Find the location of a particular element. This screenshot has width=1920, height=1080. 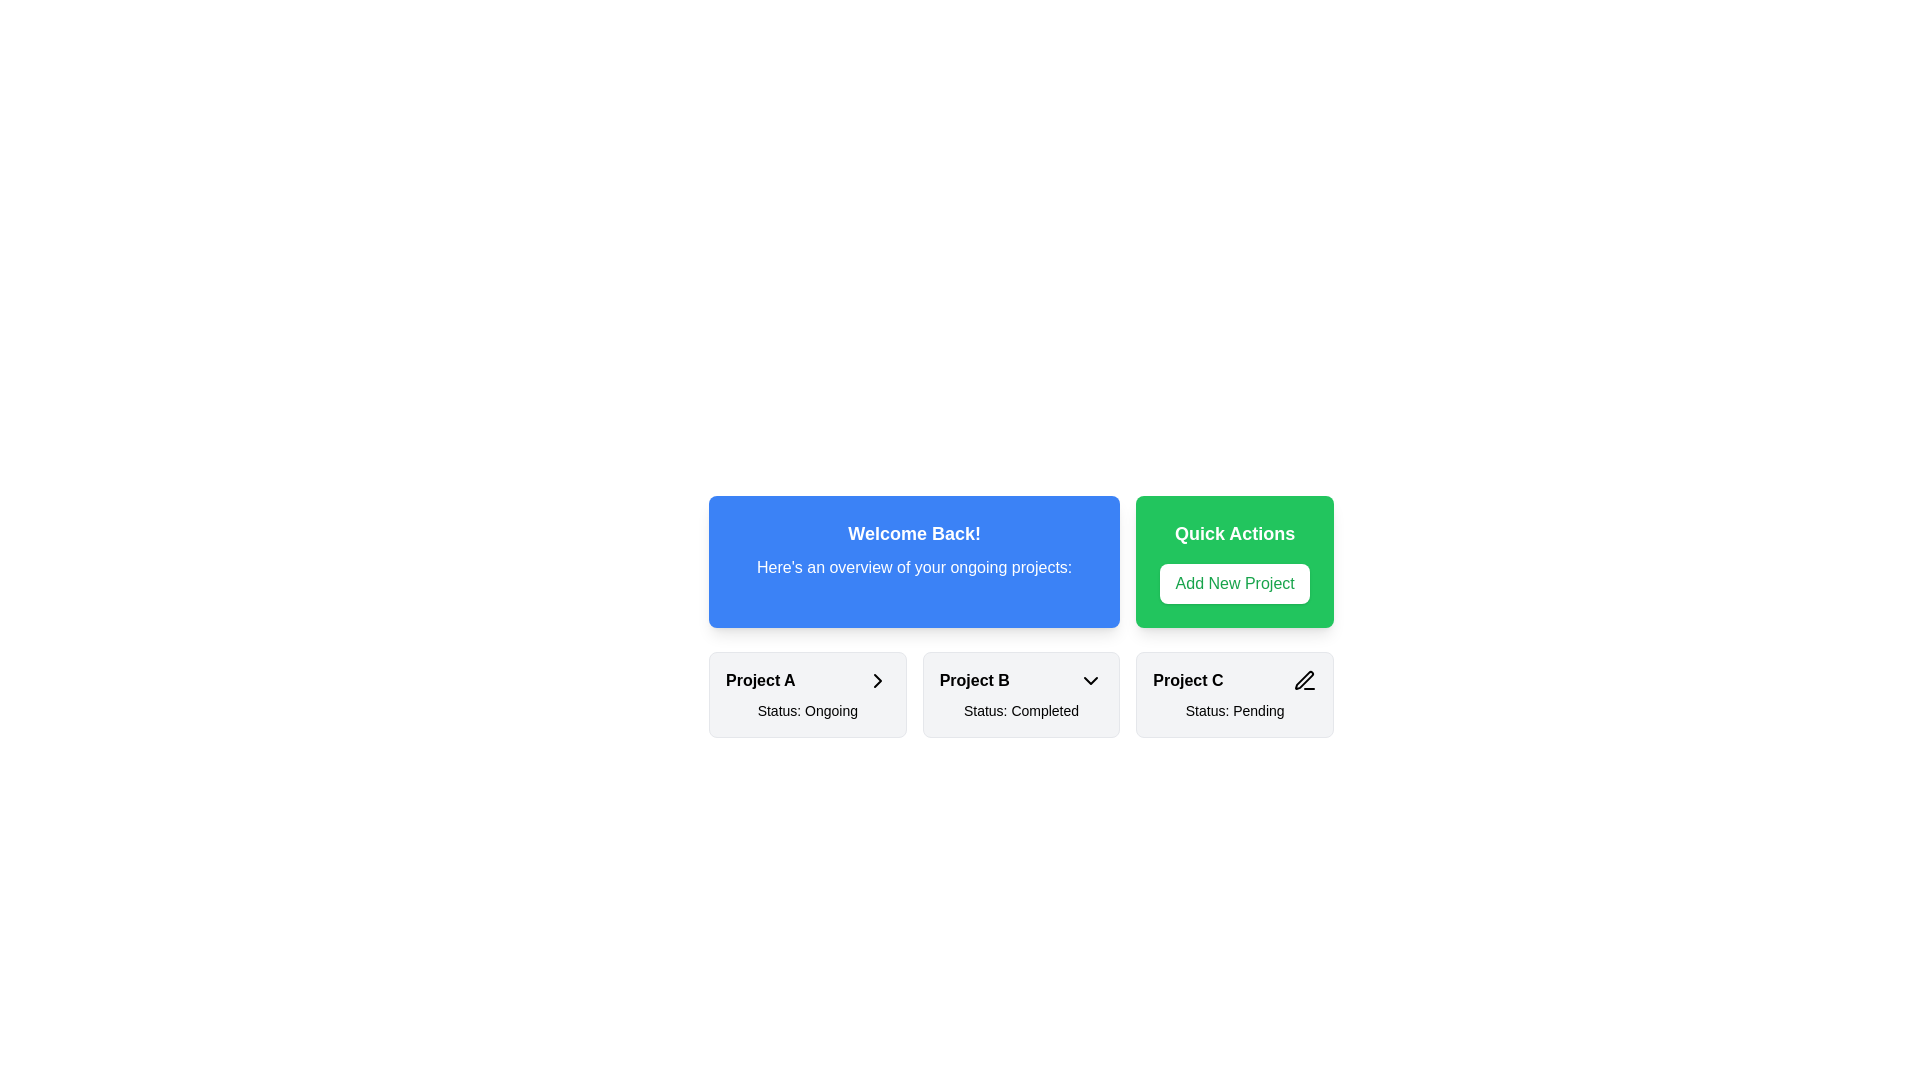

text label that displays 'Project B' in bold, centered above 'Status: Completed' within the second project card is located at coordinates (974, 680).